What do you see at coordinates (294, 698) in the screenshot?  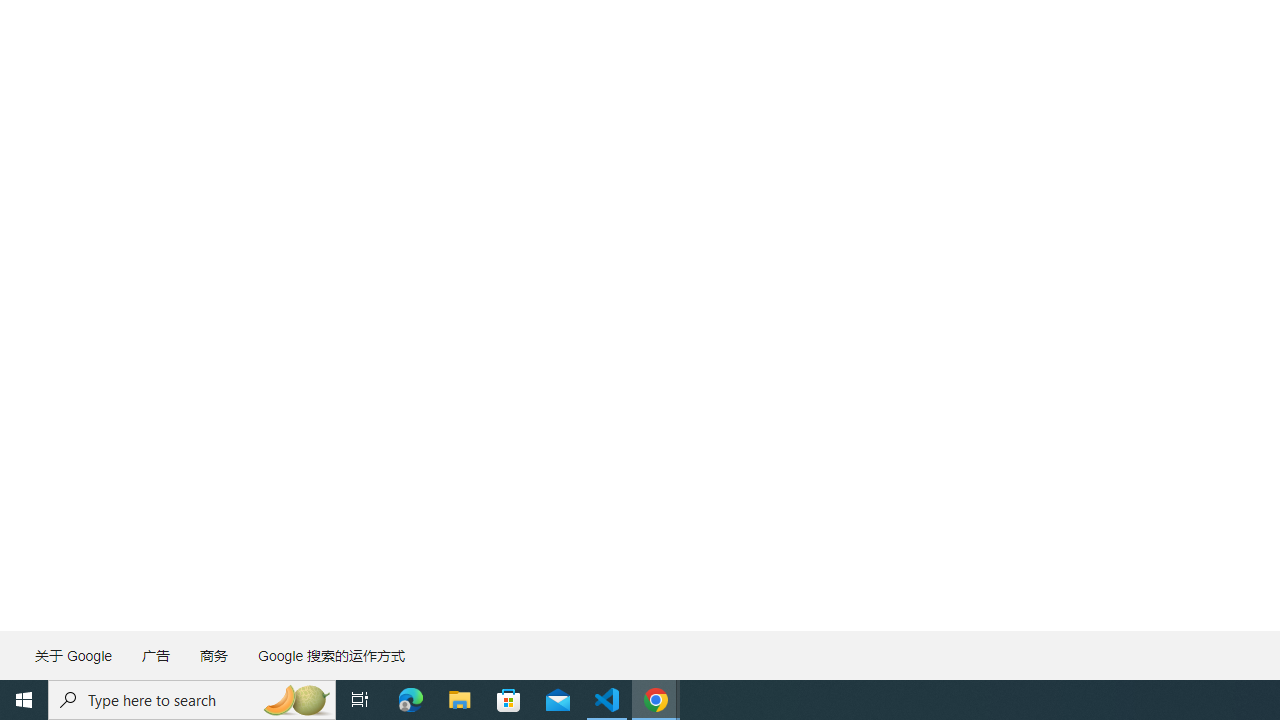 I see `'Search highlights icon opens search home window'` at bounding box center [294, 698].